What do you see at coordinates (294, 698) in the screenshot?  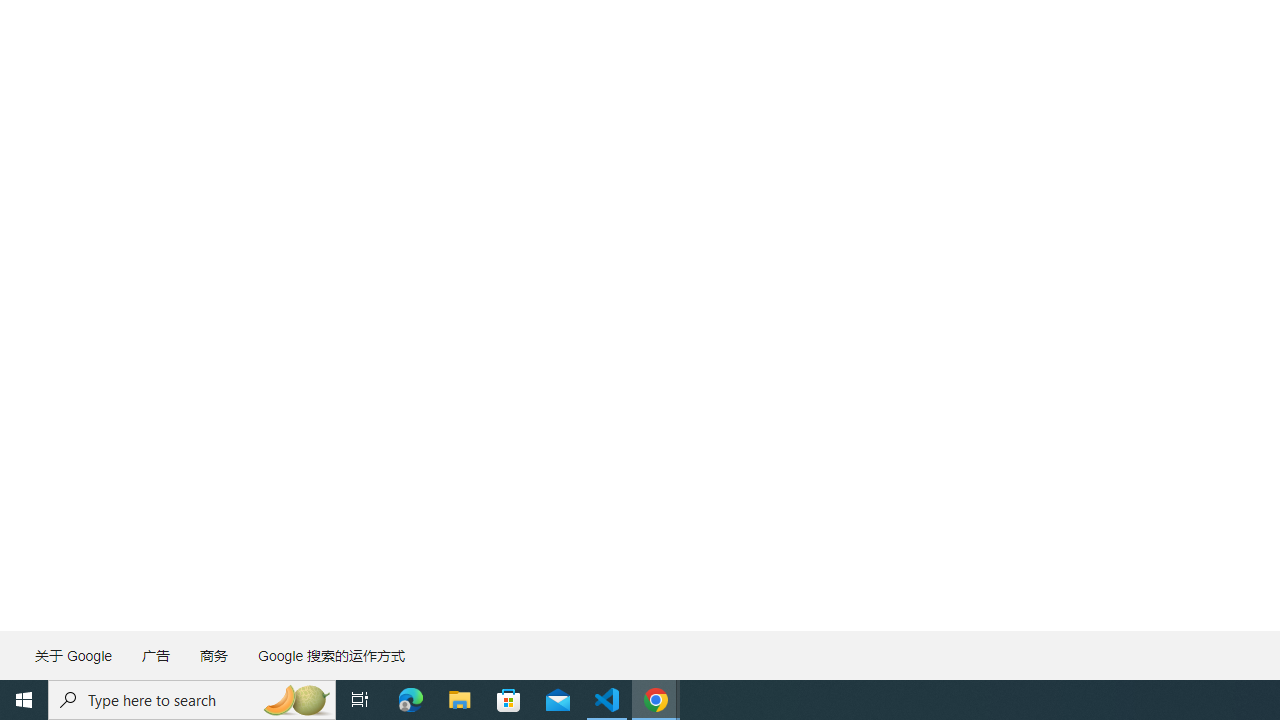 I see `'Search highlights icon opens search home window'` at bounding box center [294, 698].